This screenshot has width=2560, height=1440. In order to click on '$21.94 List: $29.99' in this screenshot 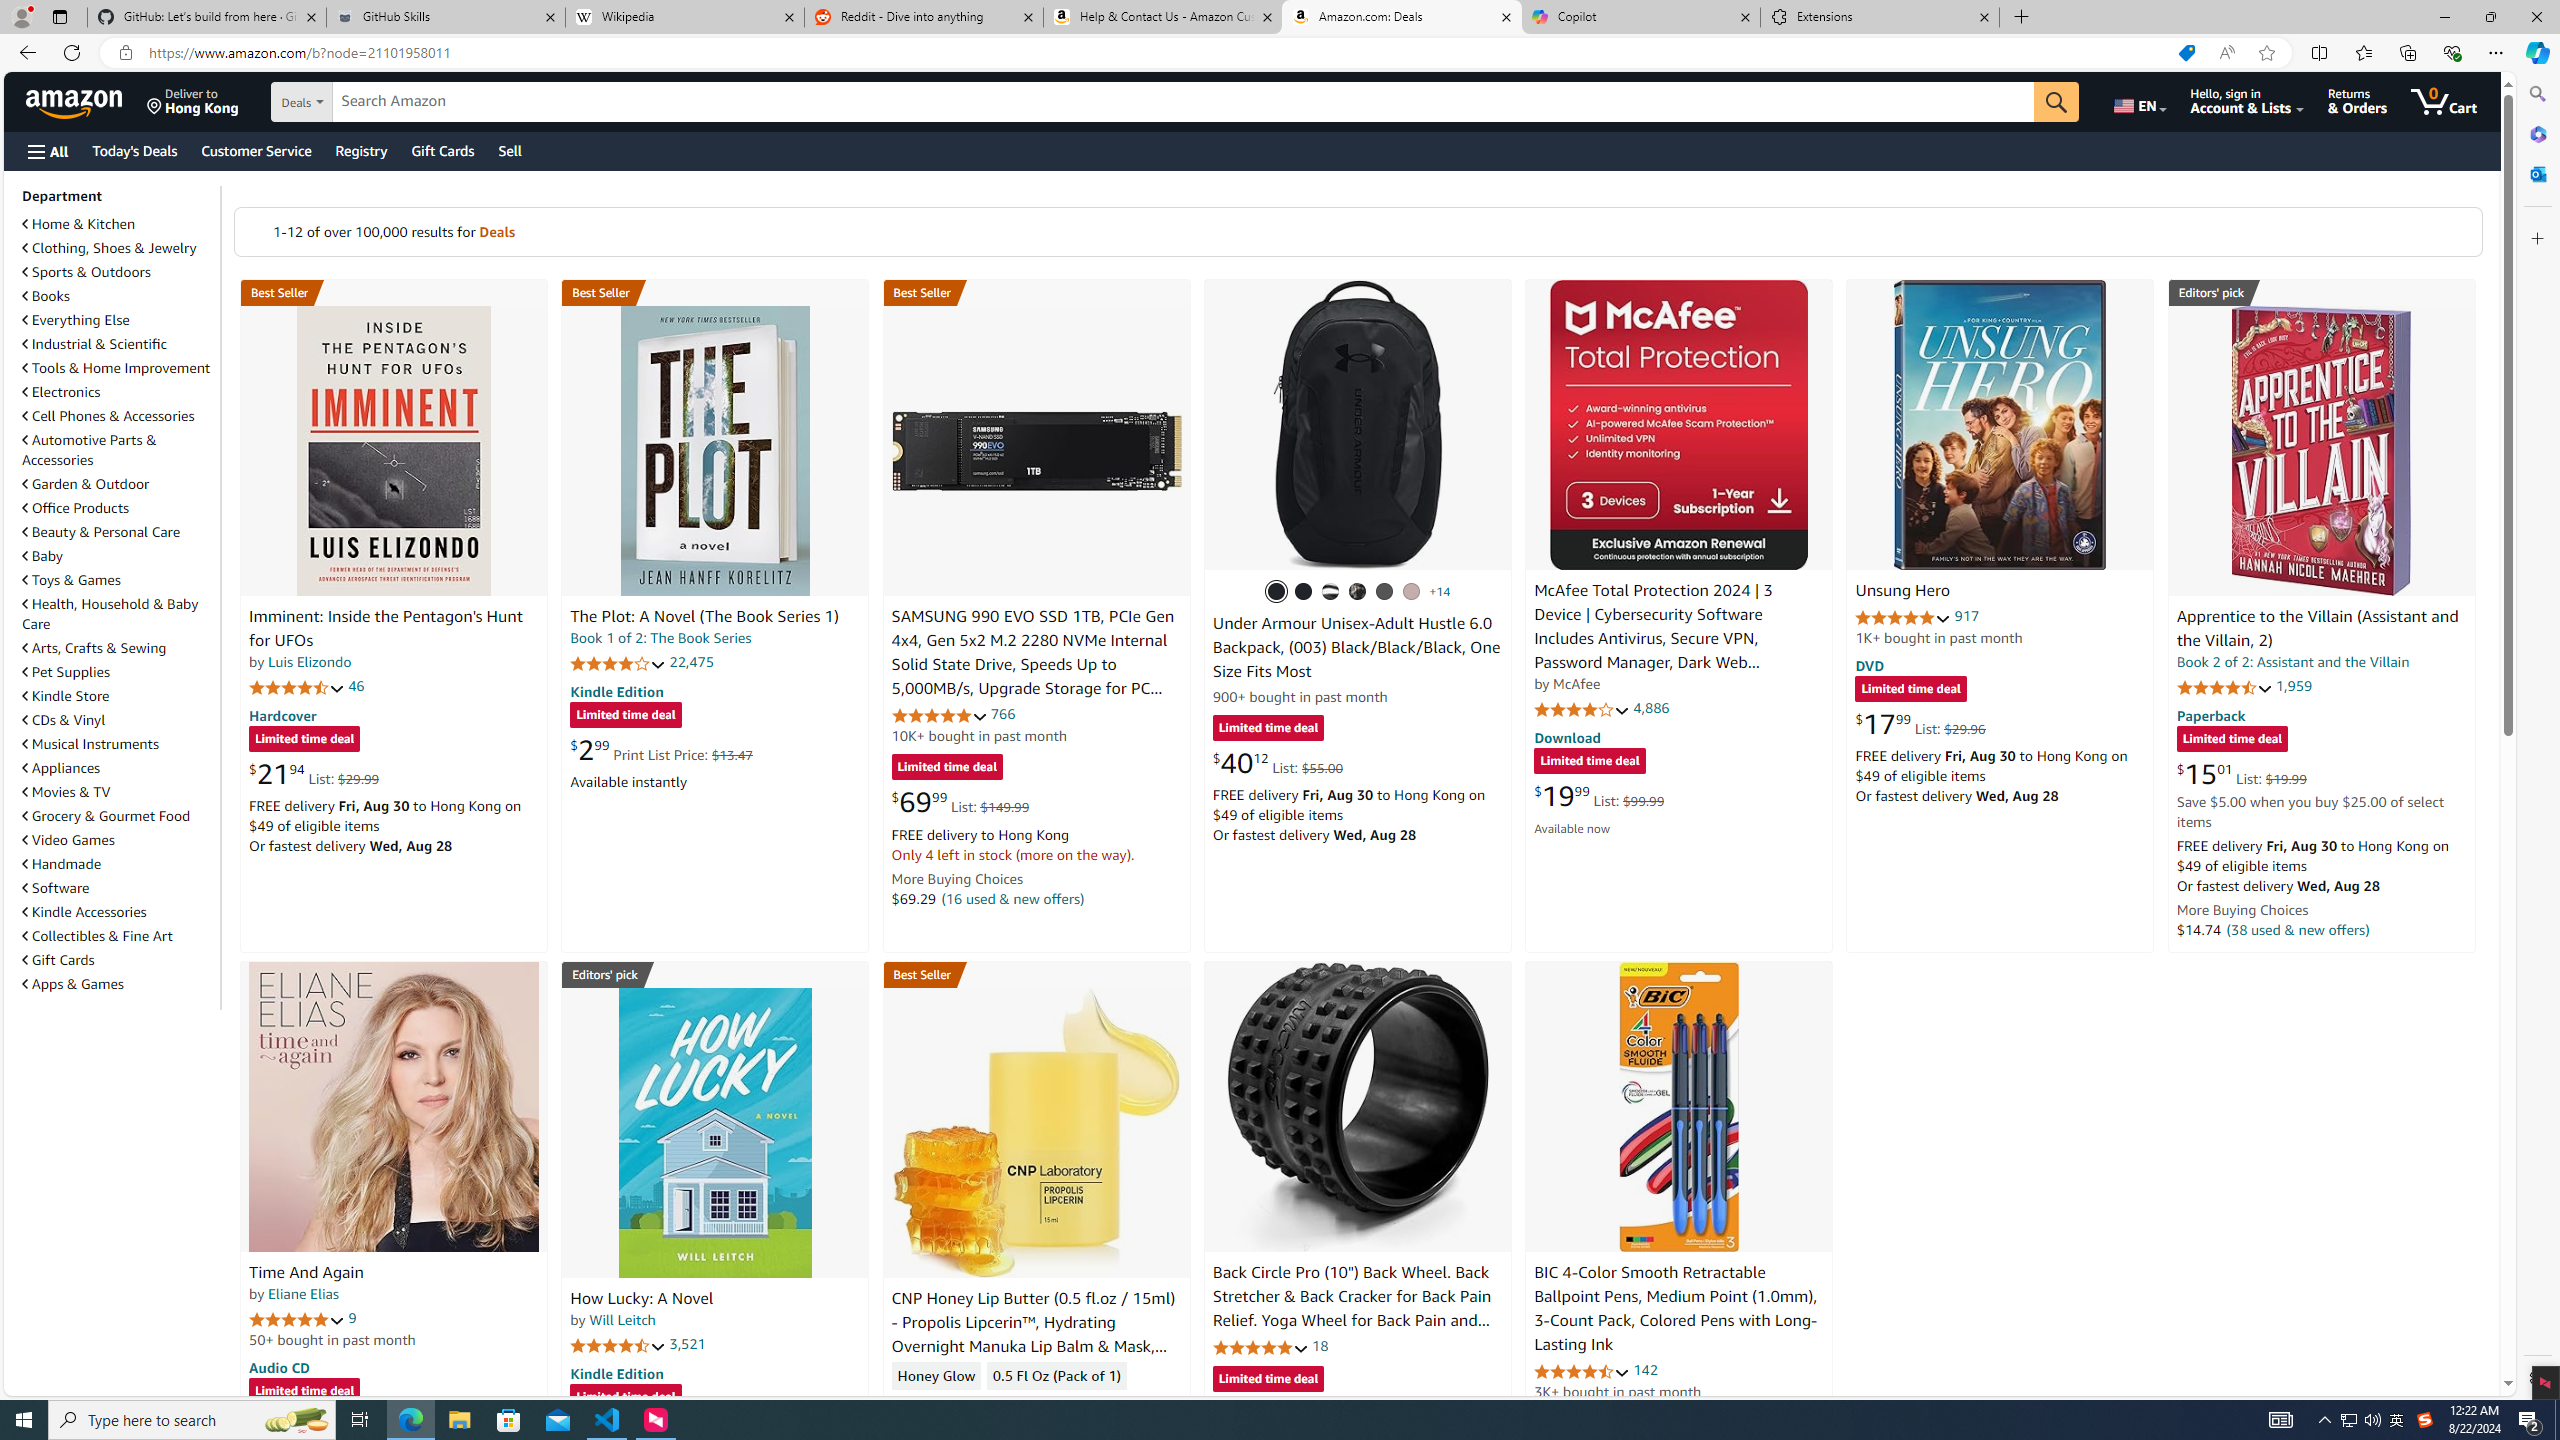, I will do `click(313, 773)`.